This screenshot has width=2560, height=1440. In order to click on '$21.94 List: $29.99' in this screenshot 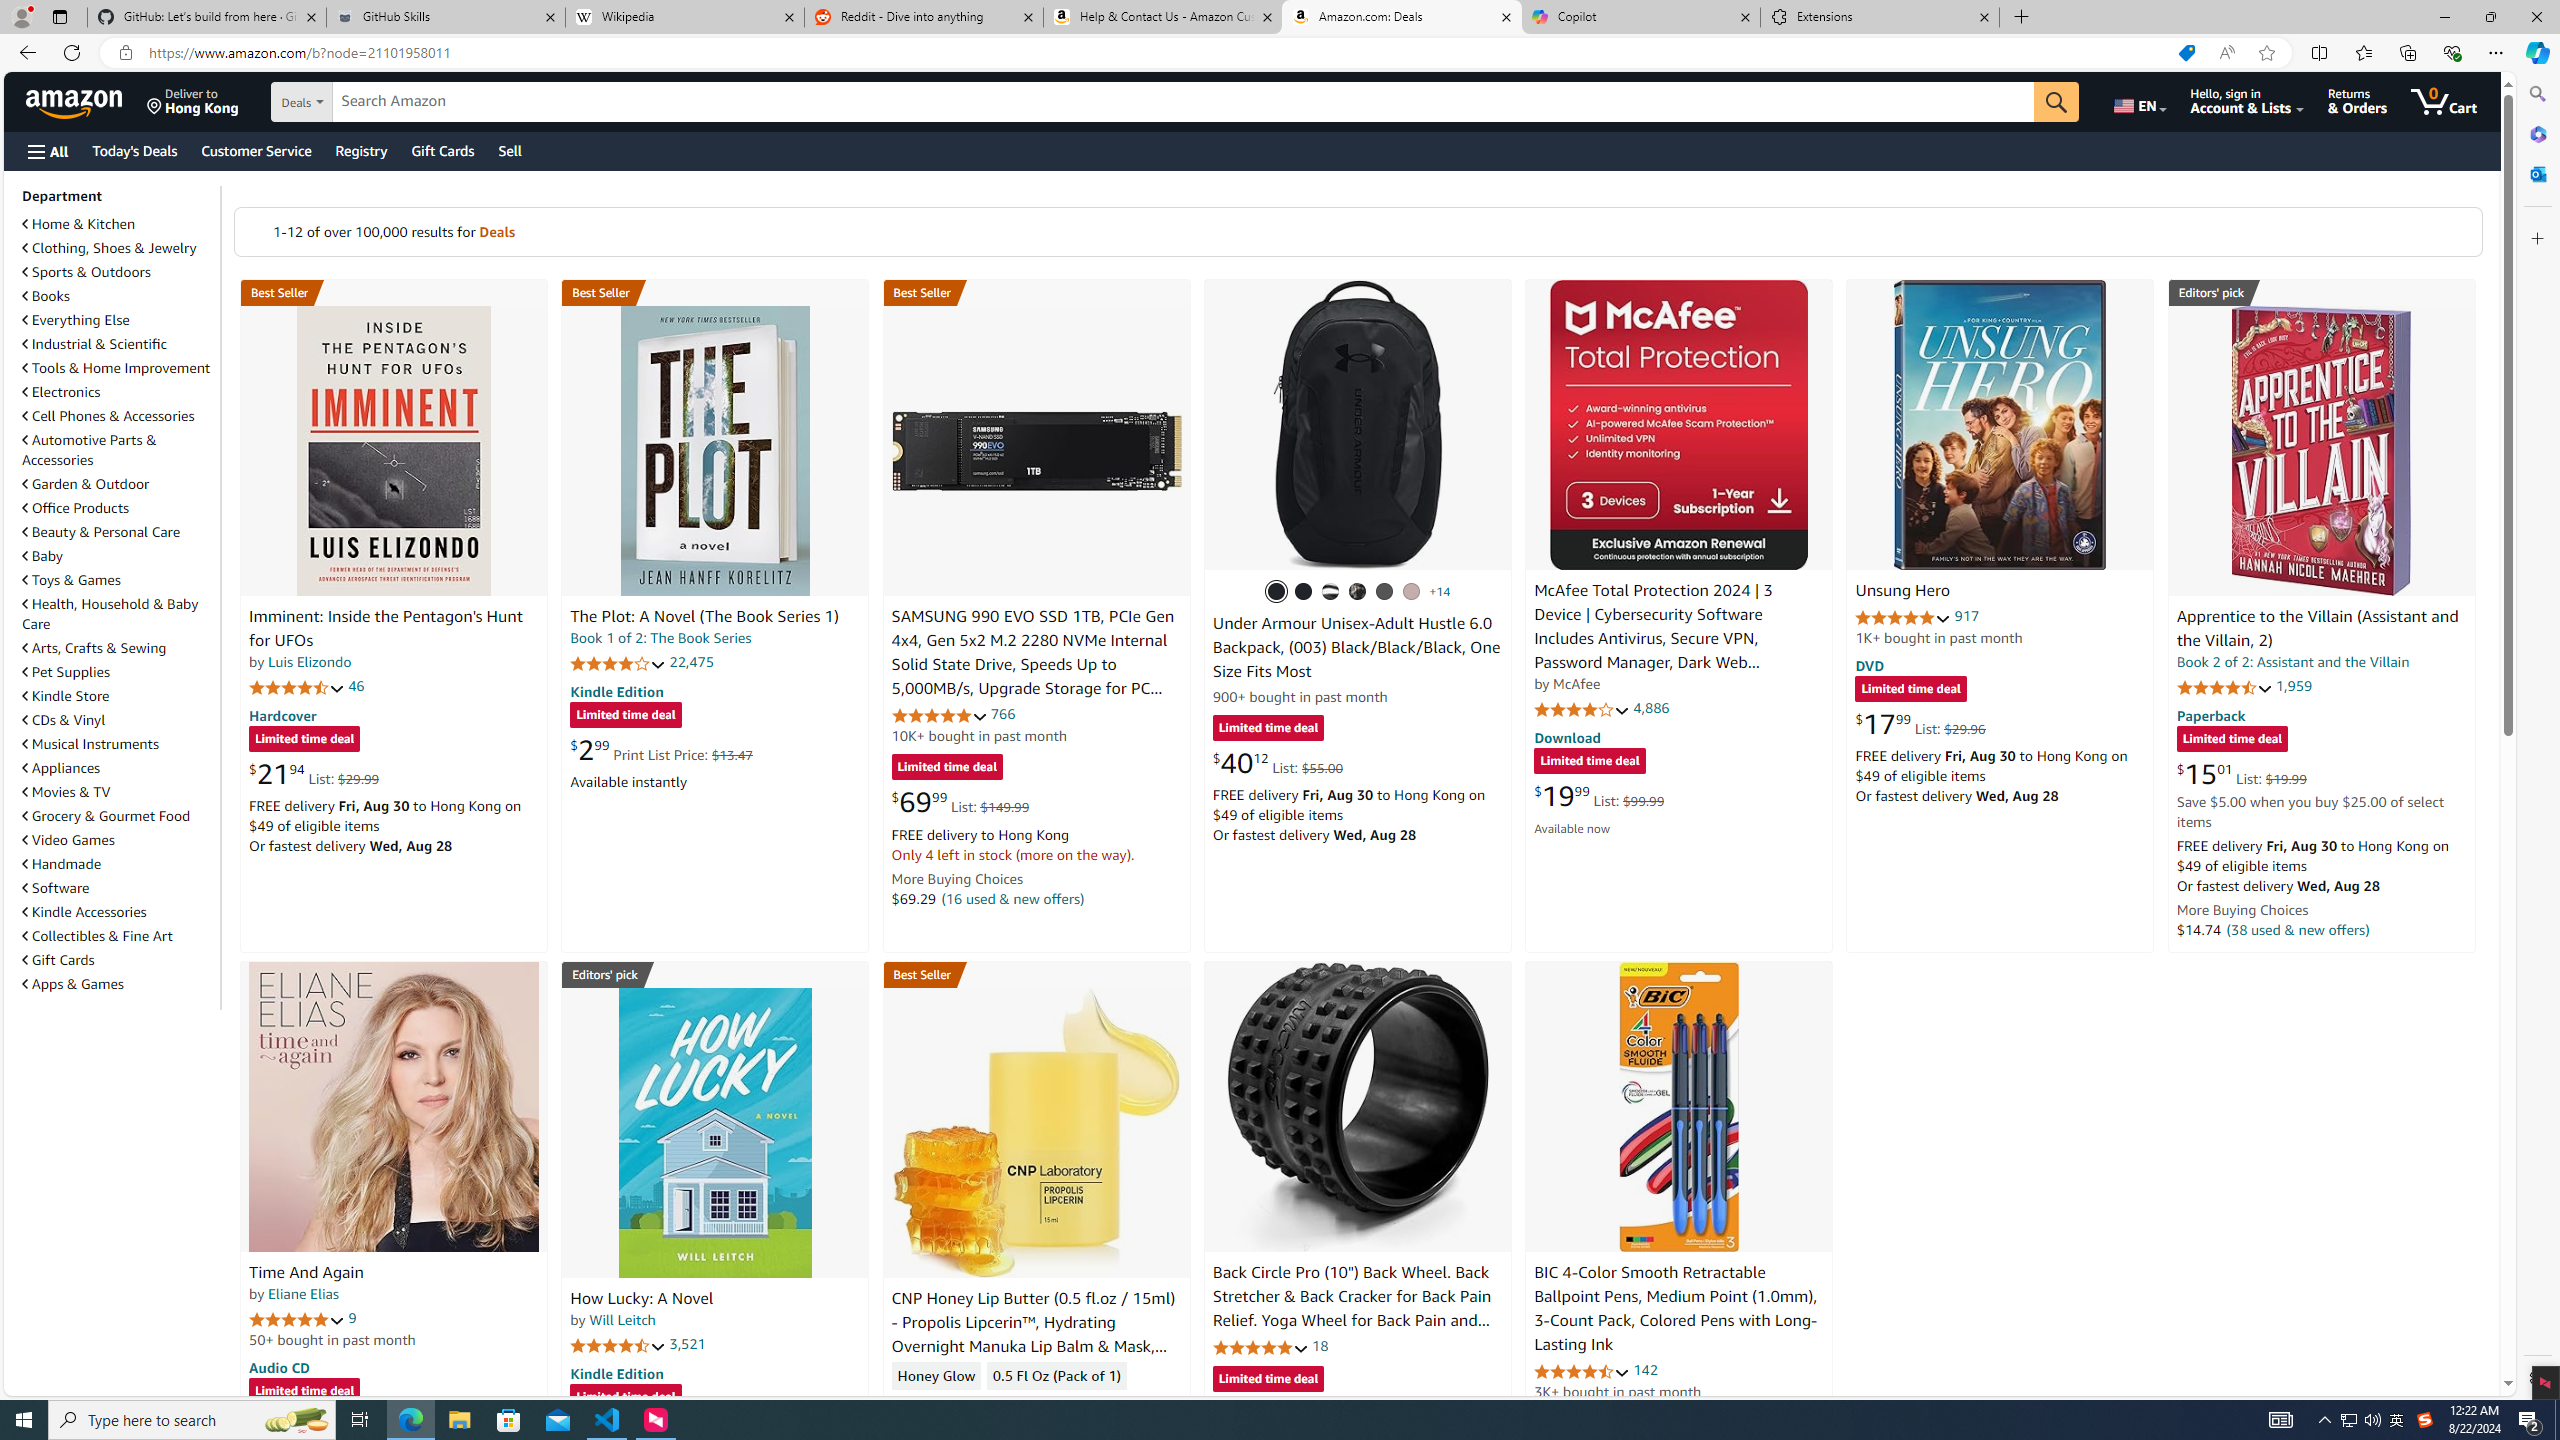, I will do `click(313, 773)`.